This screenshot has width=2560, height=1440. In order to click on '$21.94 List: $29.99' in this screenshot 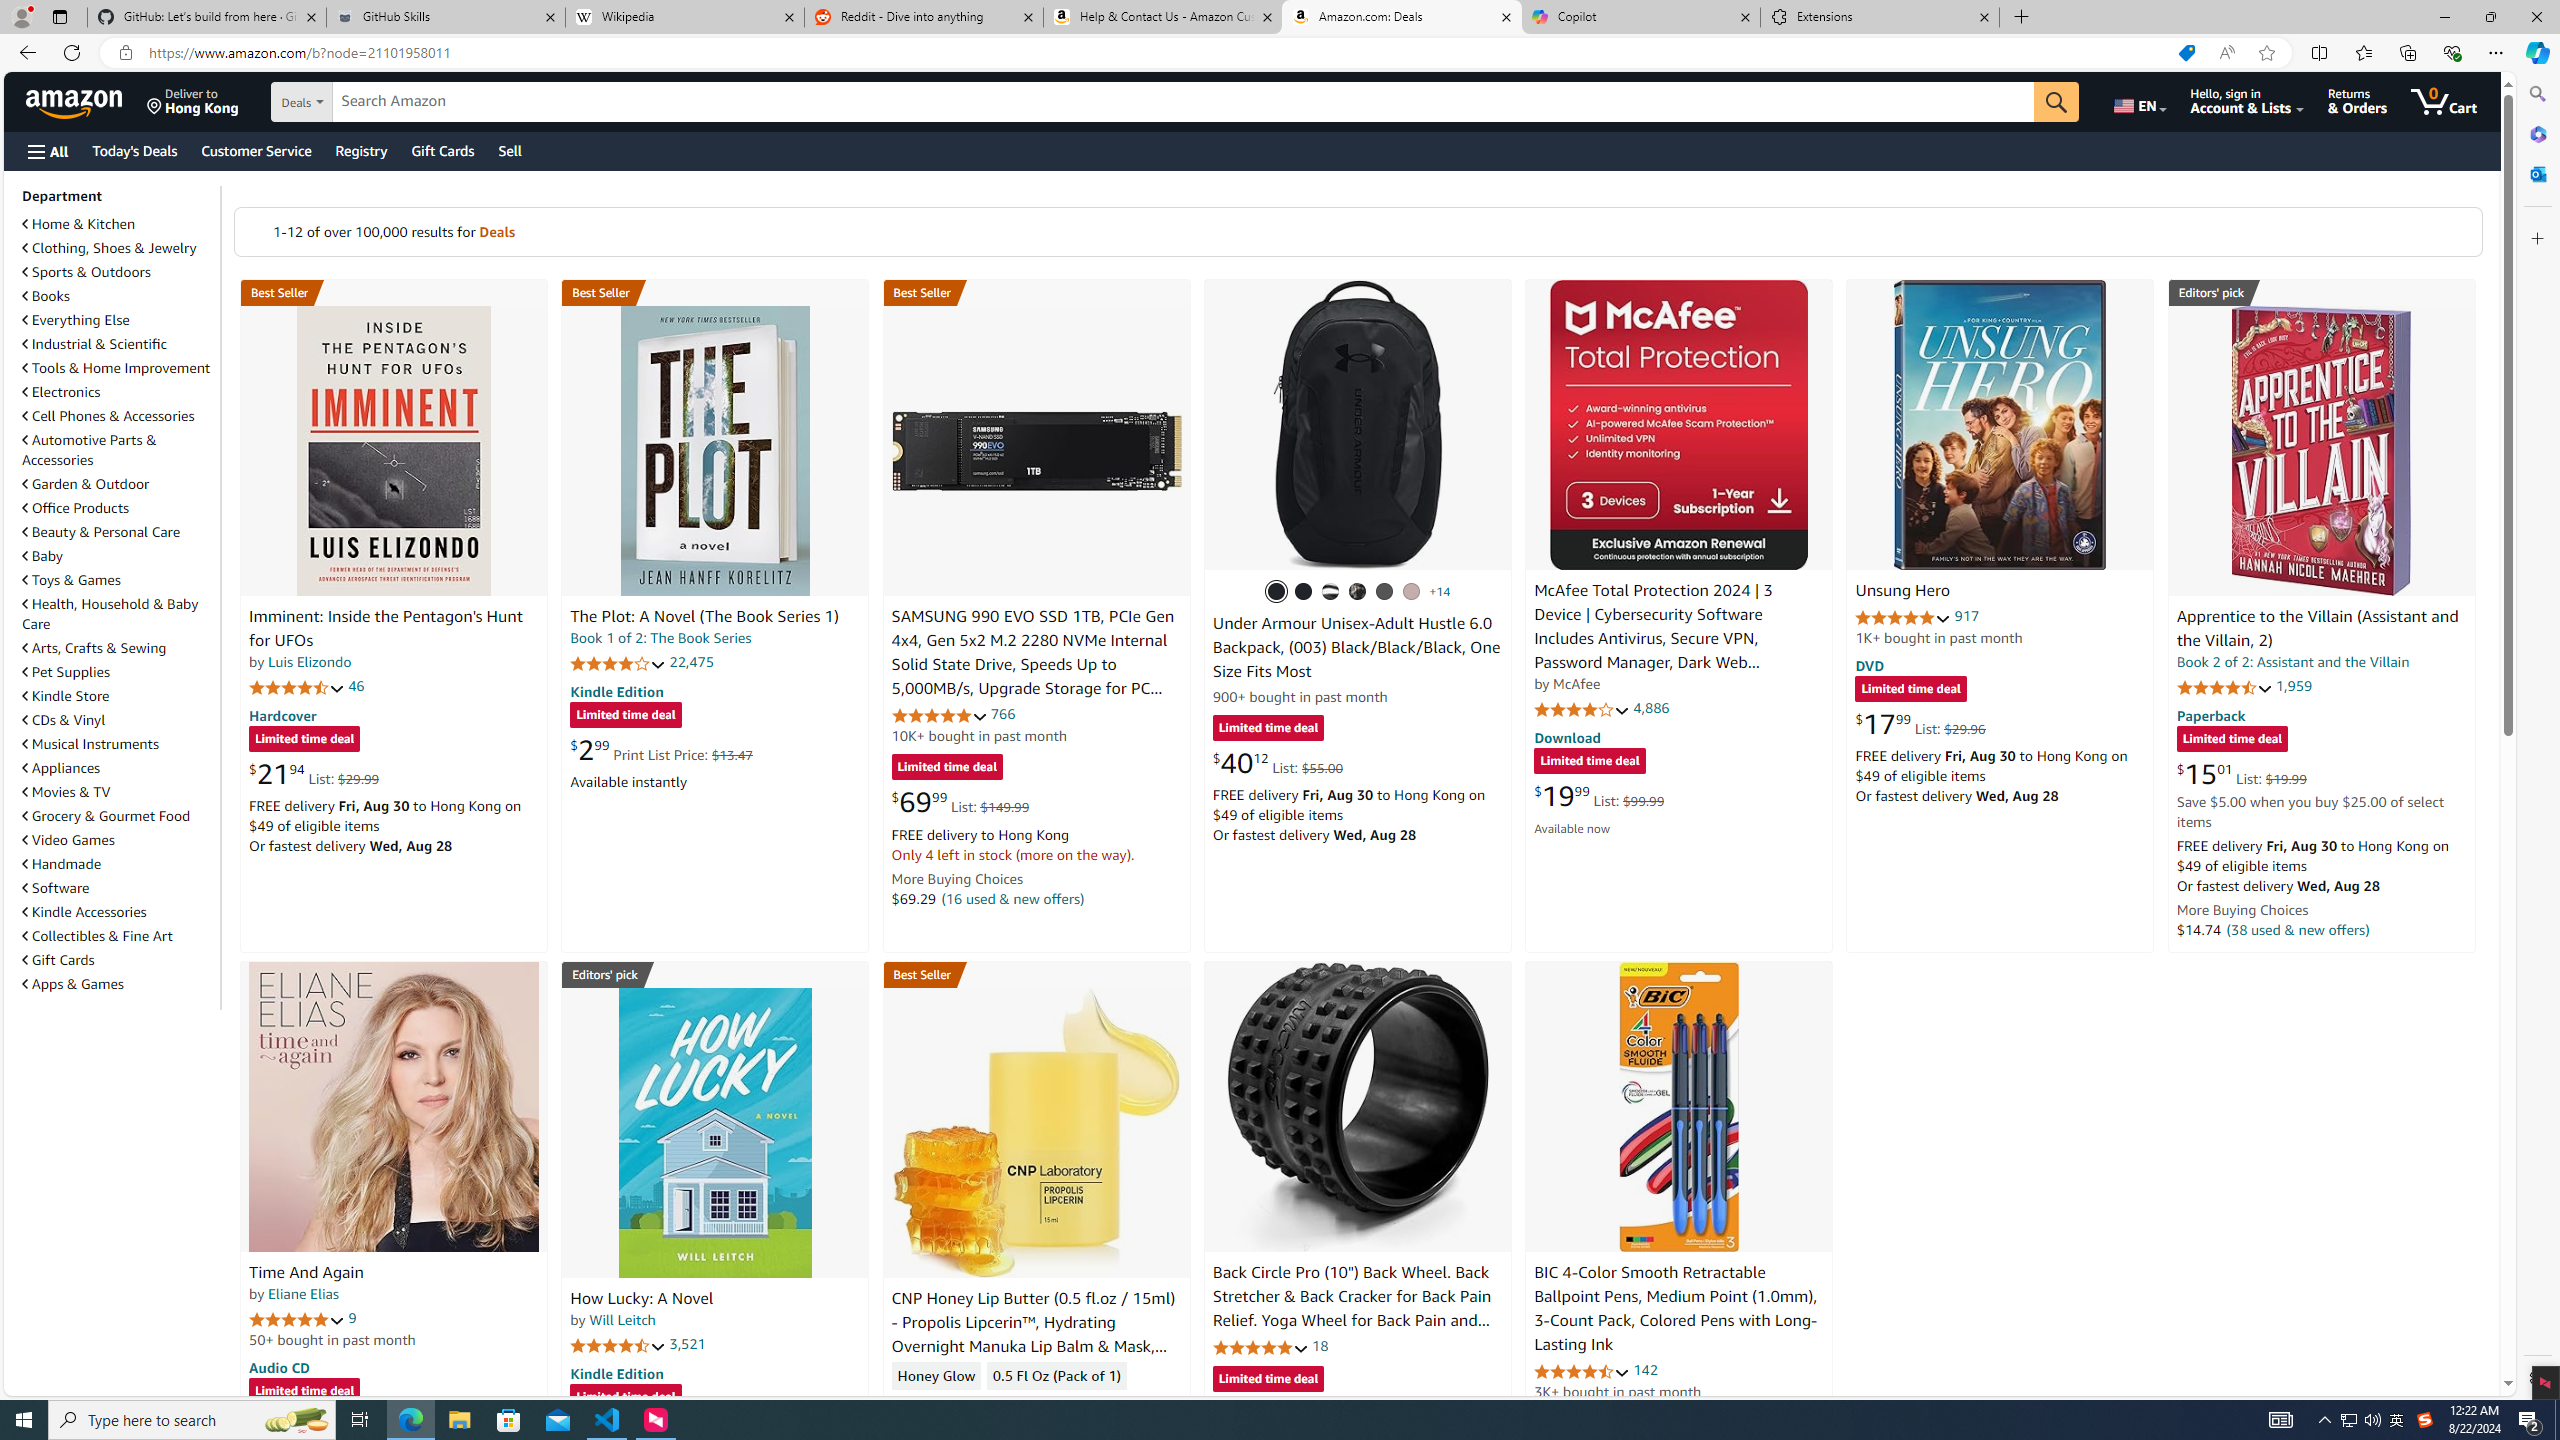, I will do `click(313, 773)`.